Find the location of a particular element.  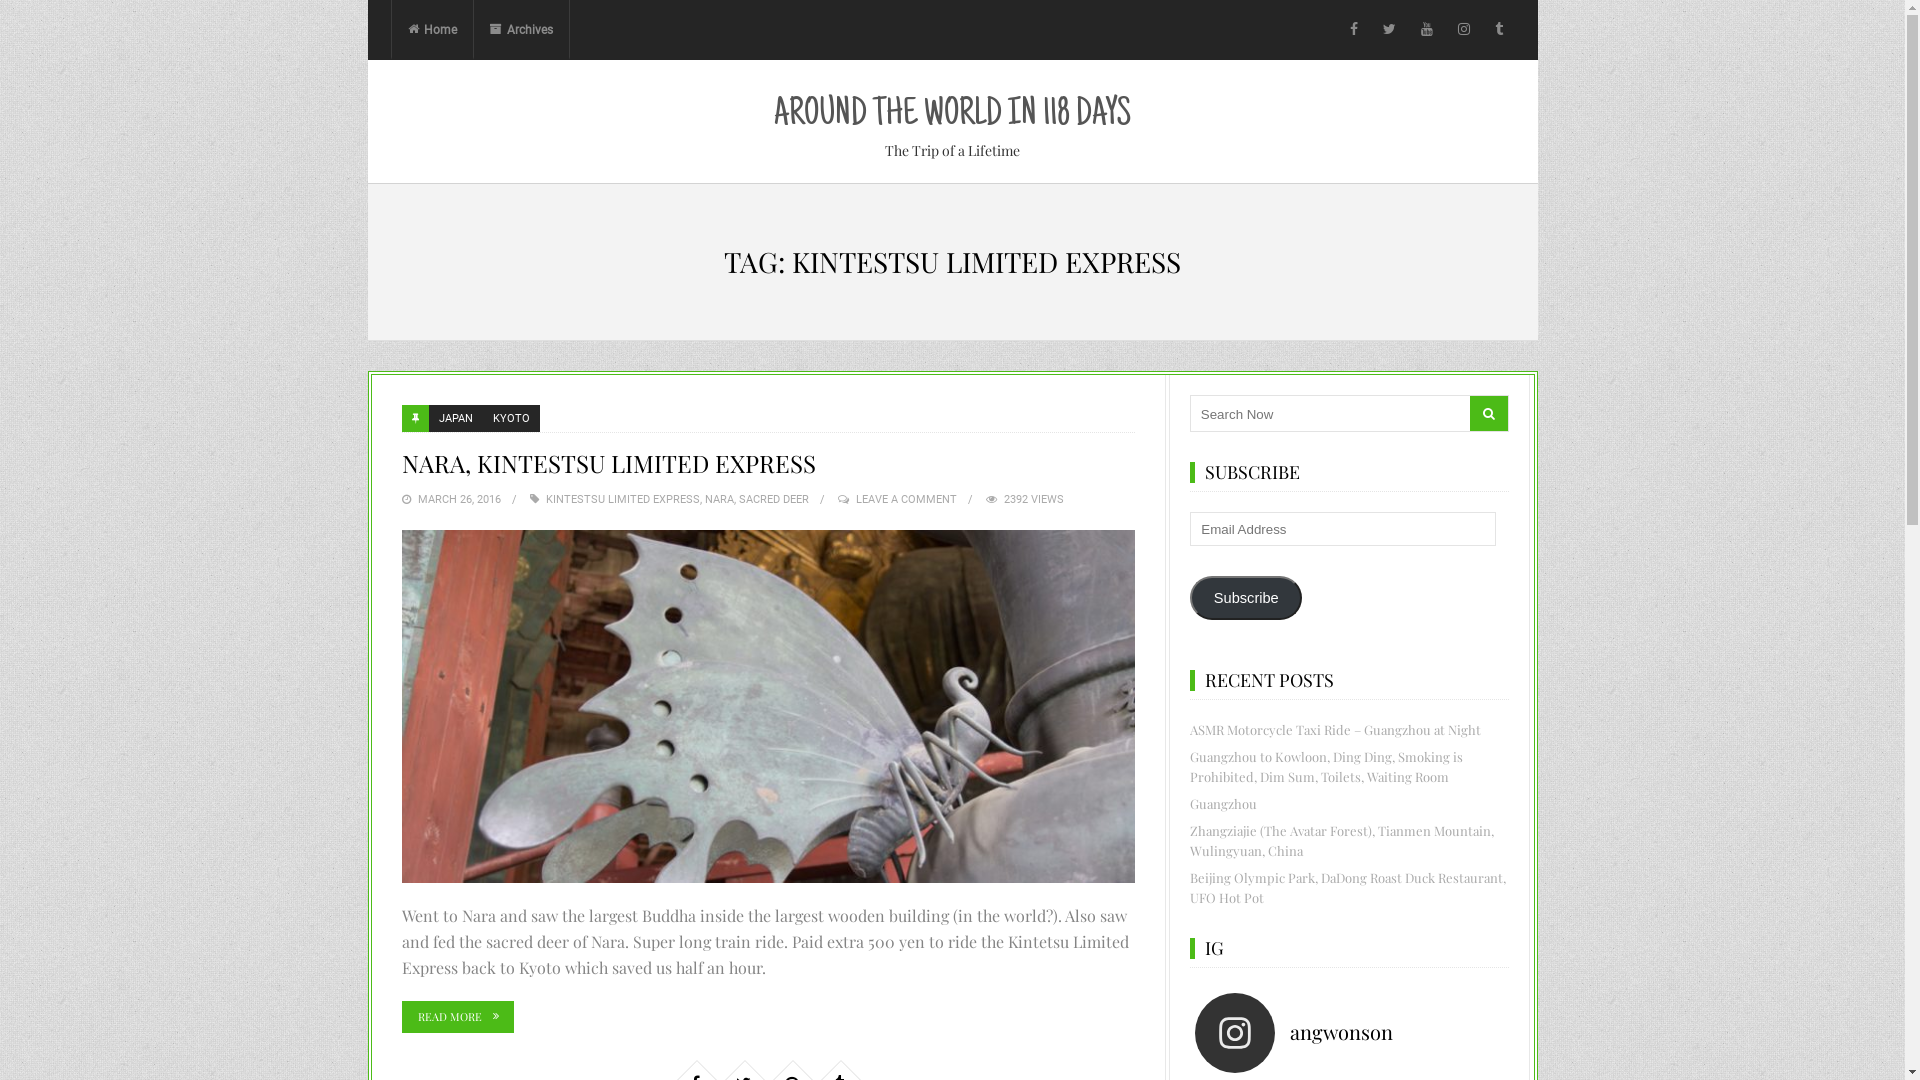

'NARA' is located at coordinates (704, 498).